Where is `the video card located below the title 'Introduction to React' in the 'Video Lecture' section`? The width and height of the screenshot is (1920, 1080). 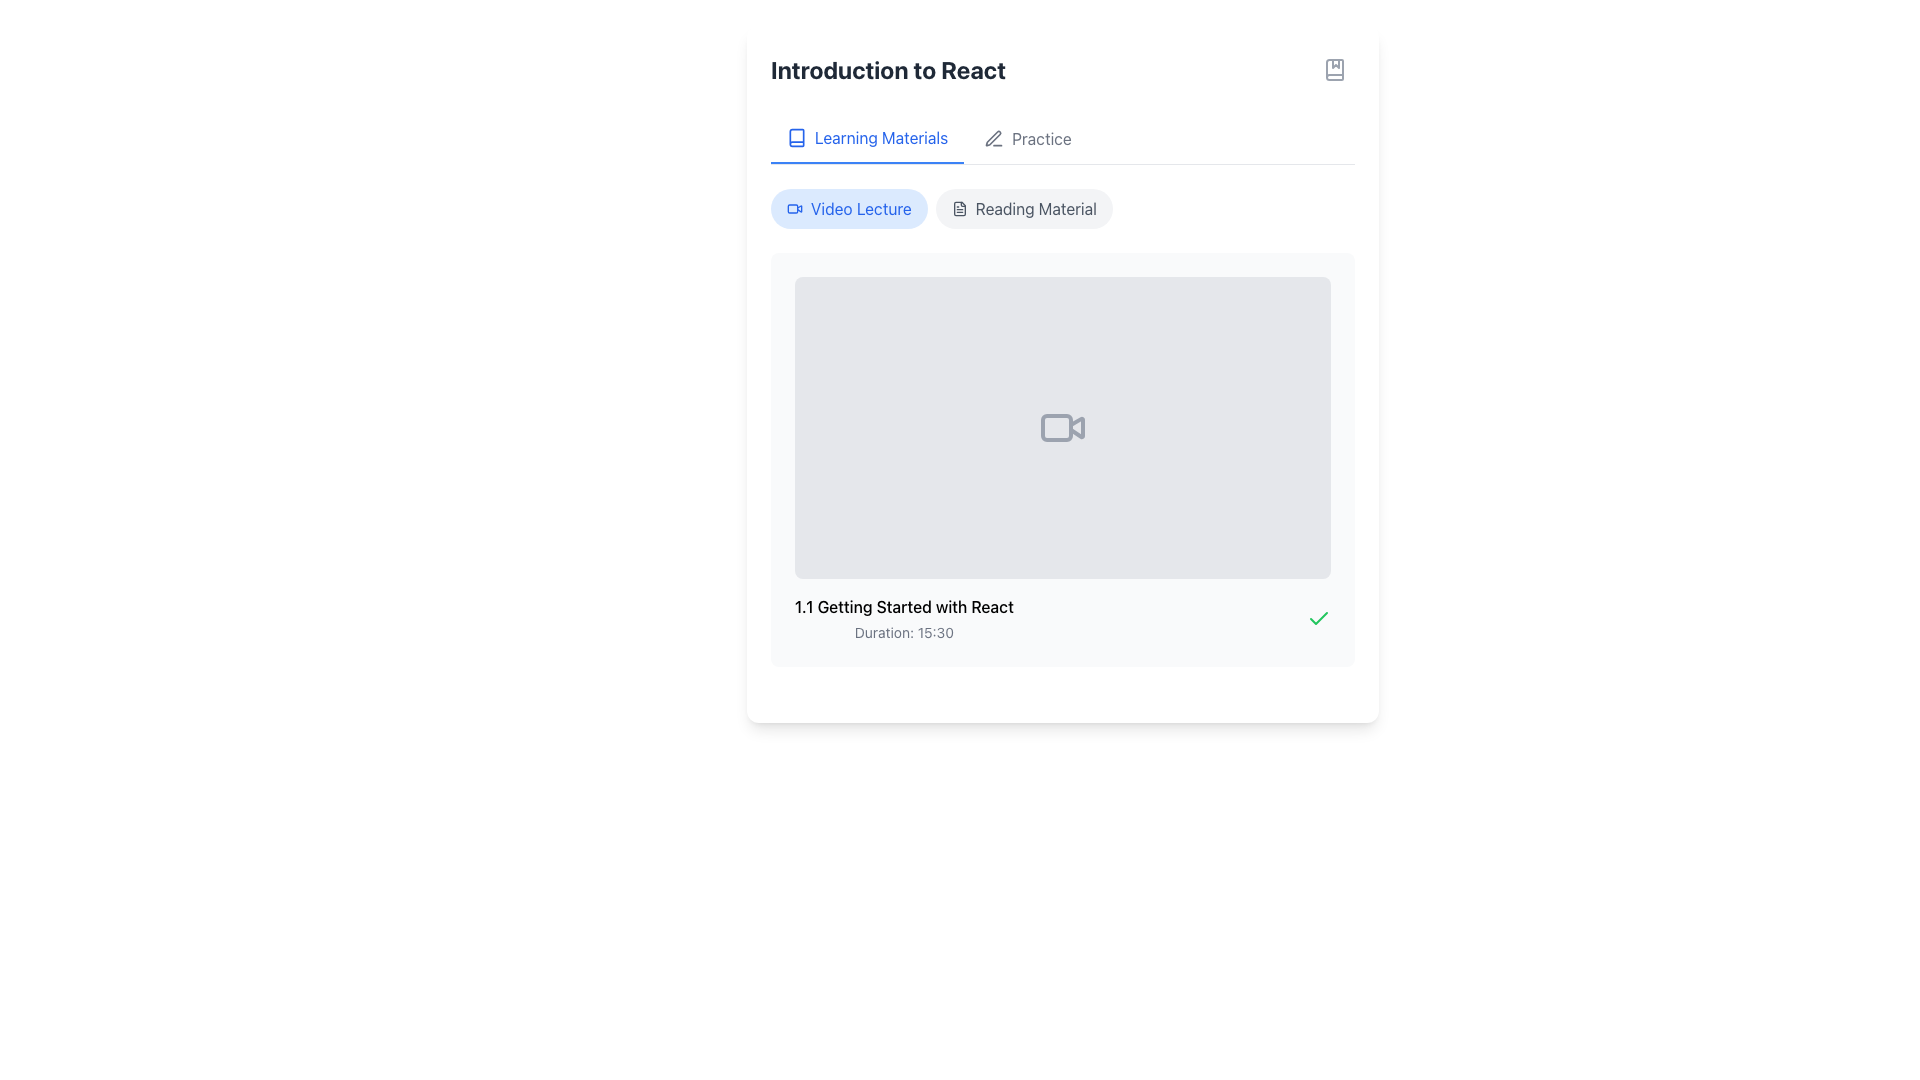
the video card located below the title 'Introduction to React' in the 'Video Lecture' section is located at coordinates (1061, 459).